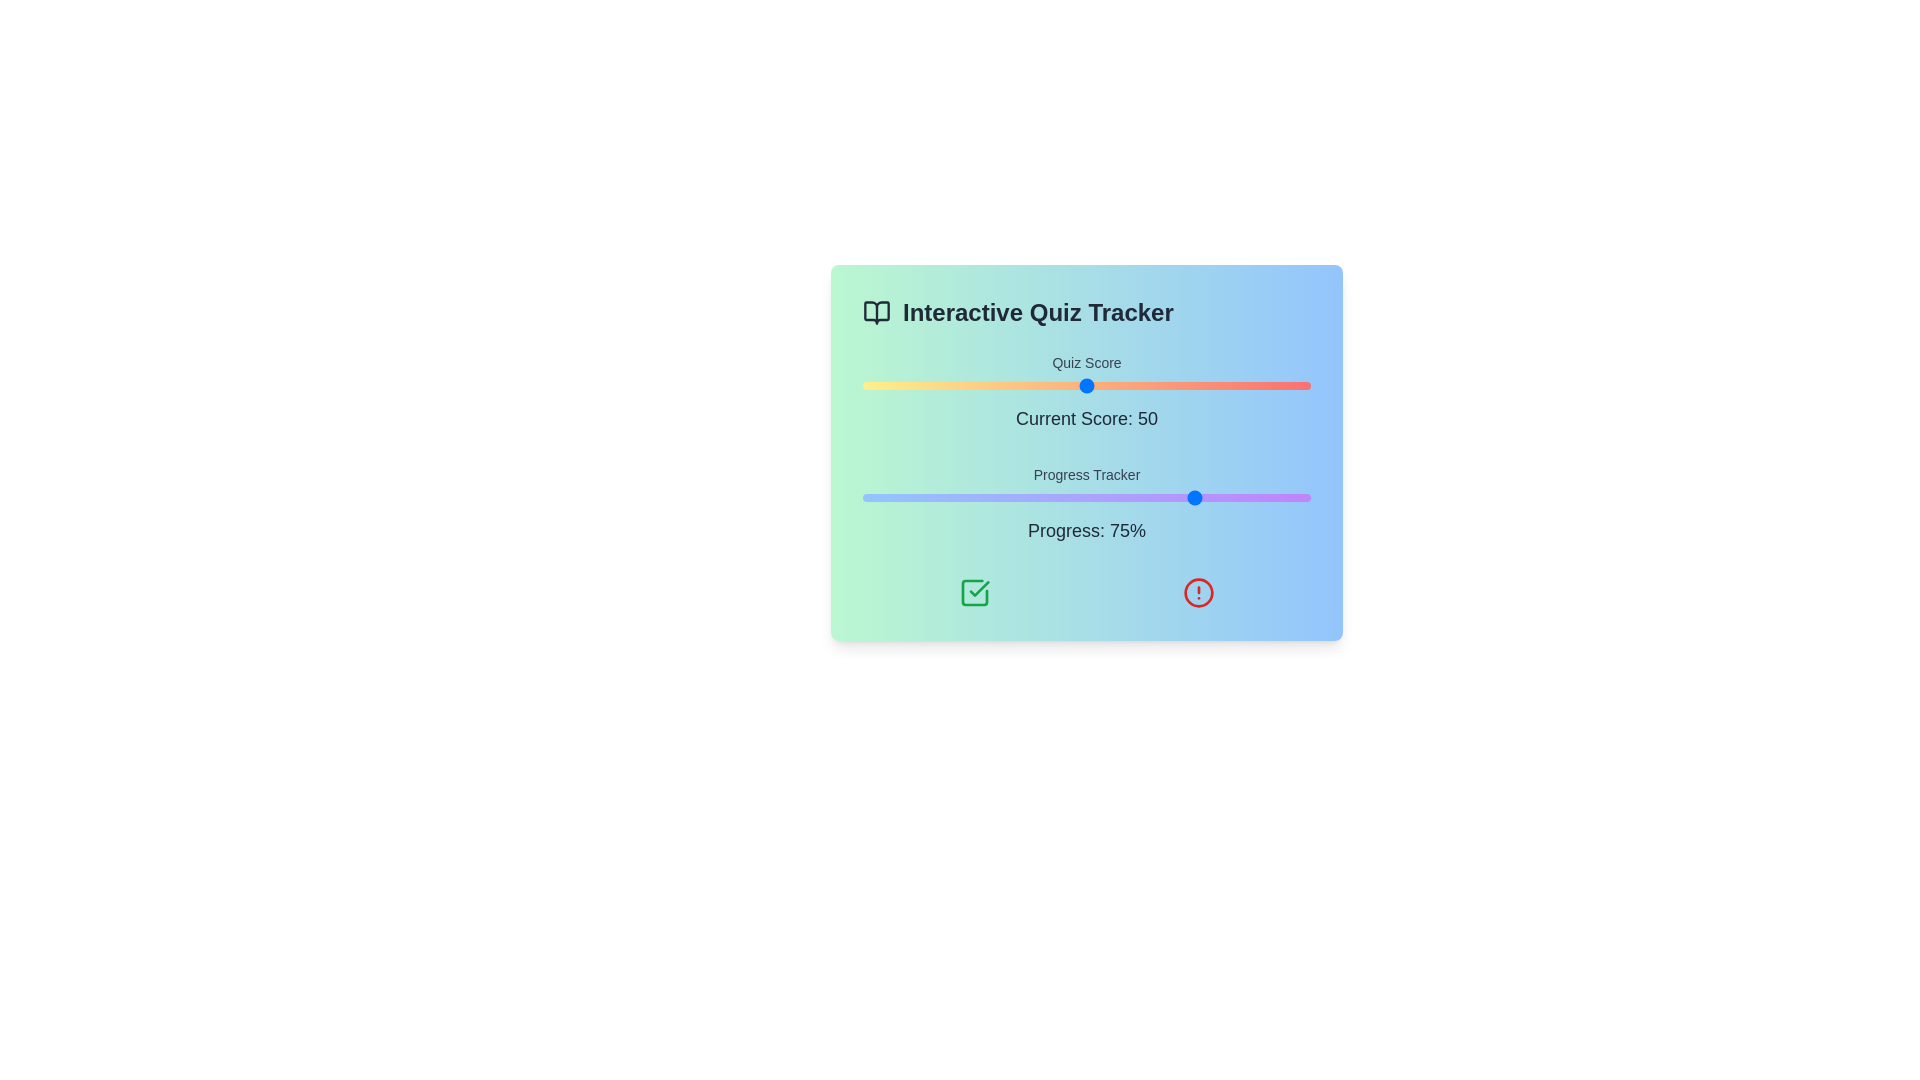  Describe the element at coordinates (1199, 592) in the screenshot. I see `the red alert icon to indicate issues or errors` at that location.